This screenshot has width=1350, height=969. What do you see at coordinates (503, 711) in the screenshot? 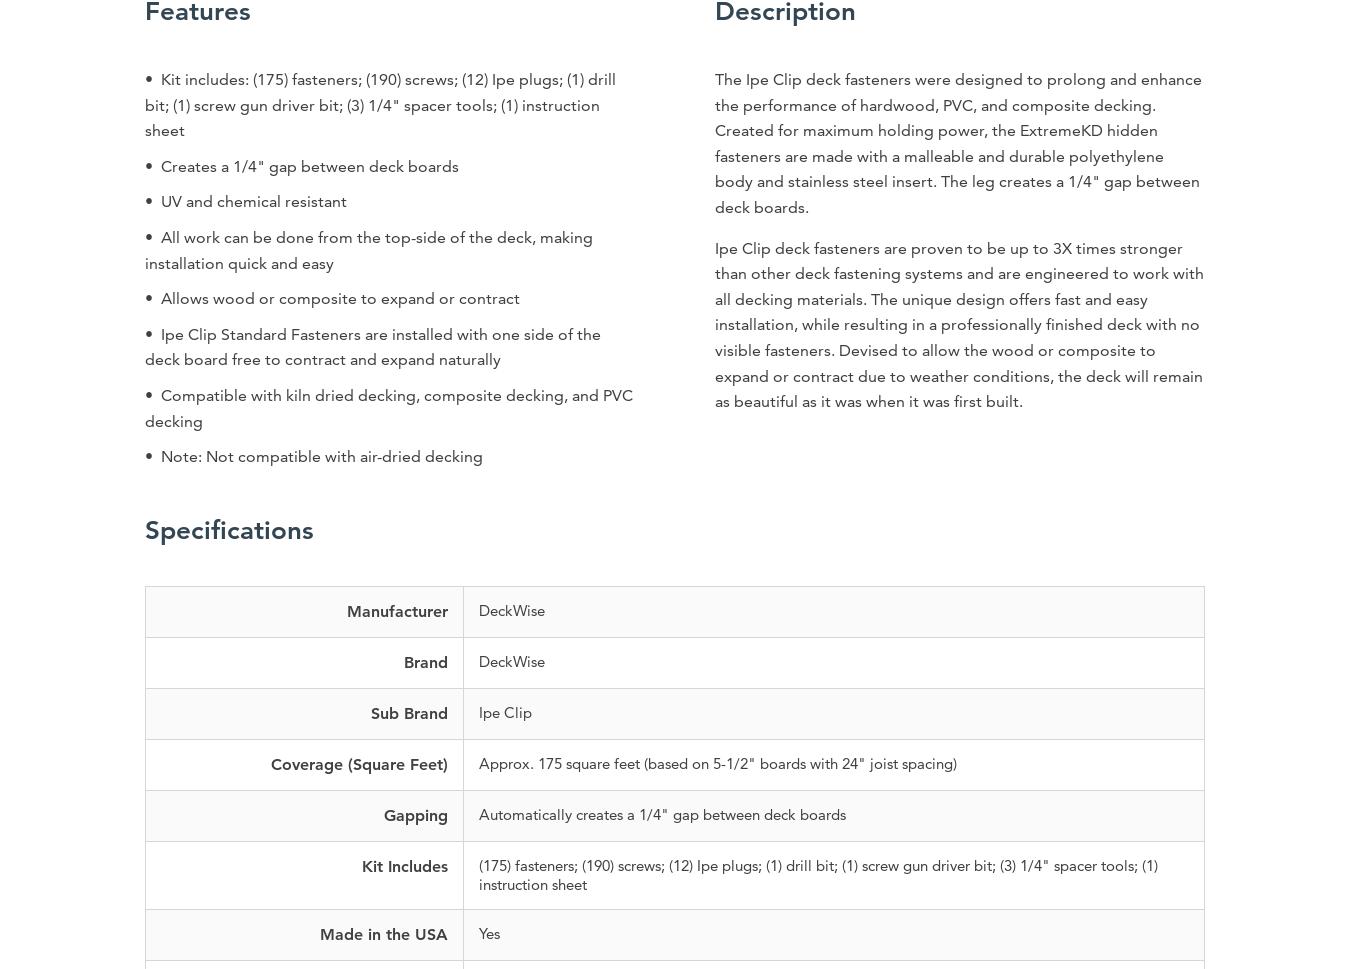
I see `'Ipe Clip'` at bounding box center [503, 711].